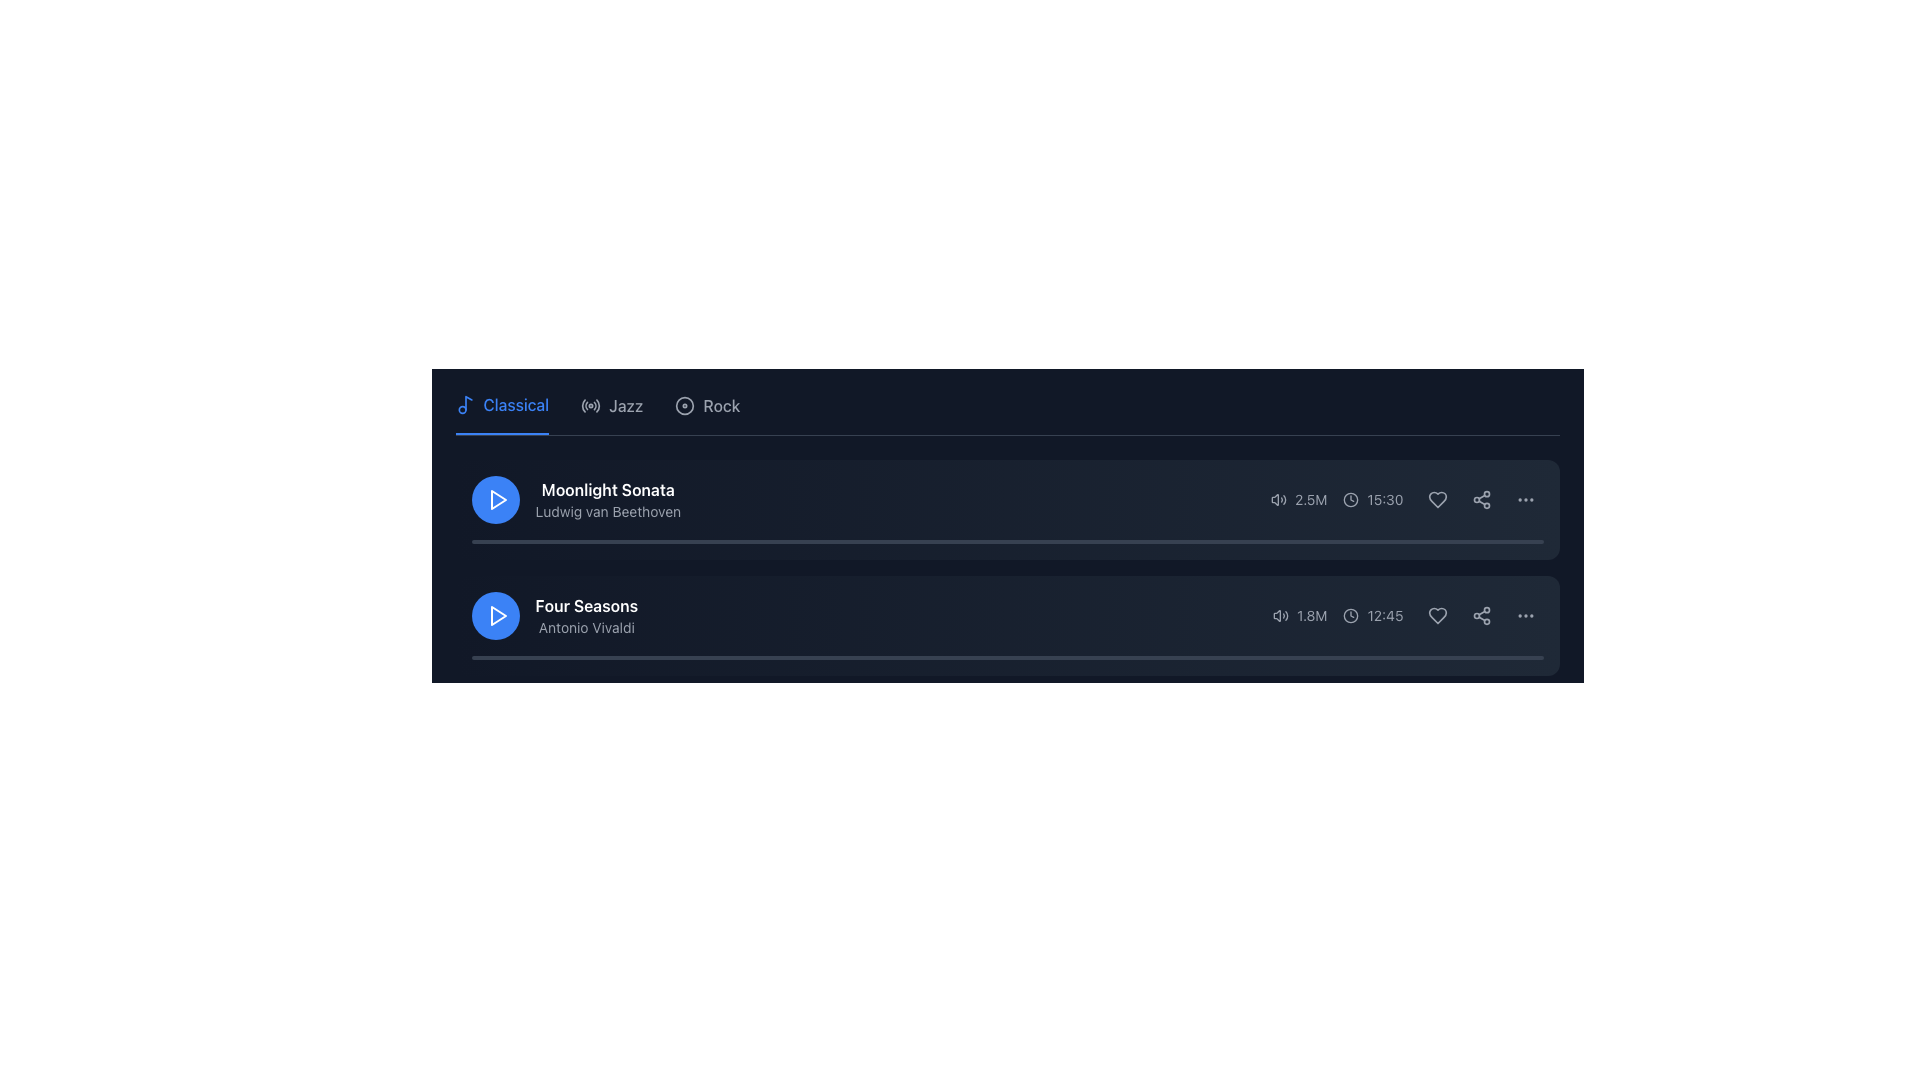  I want to click on the heart icon to toggle marking 'Moonlight Sonata' as a favorite and view the tooltip, so click(1436, 499).